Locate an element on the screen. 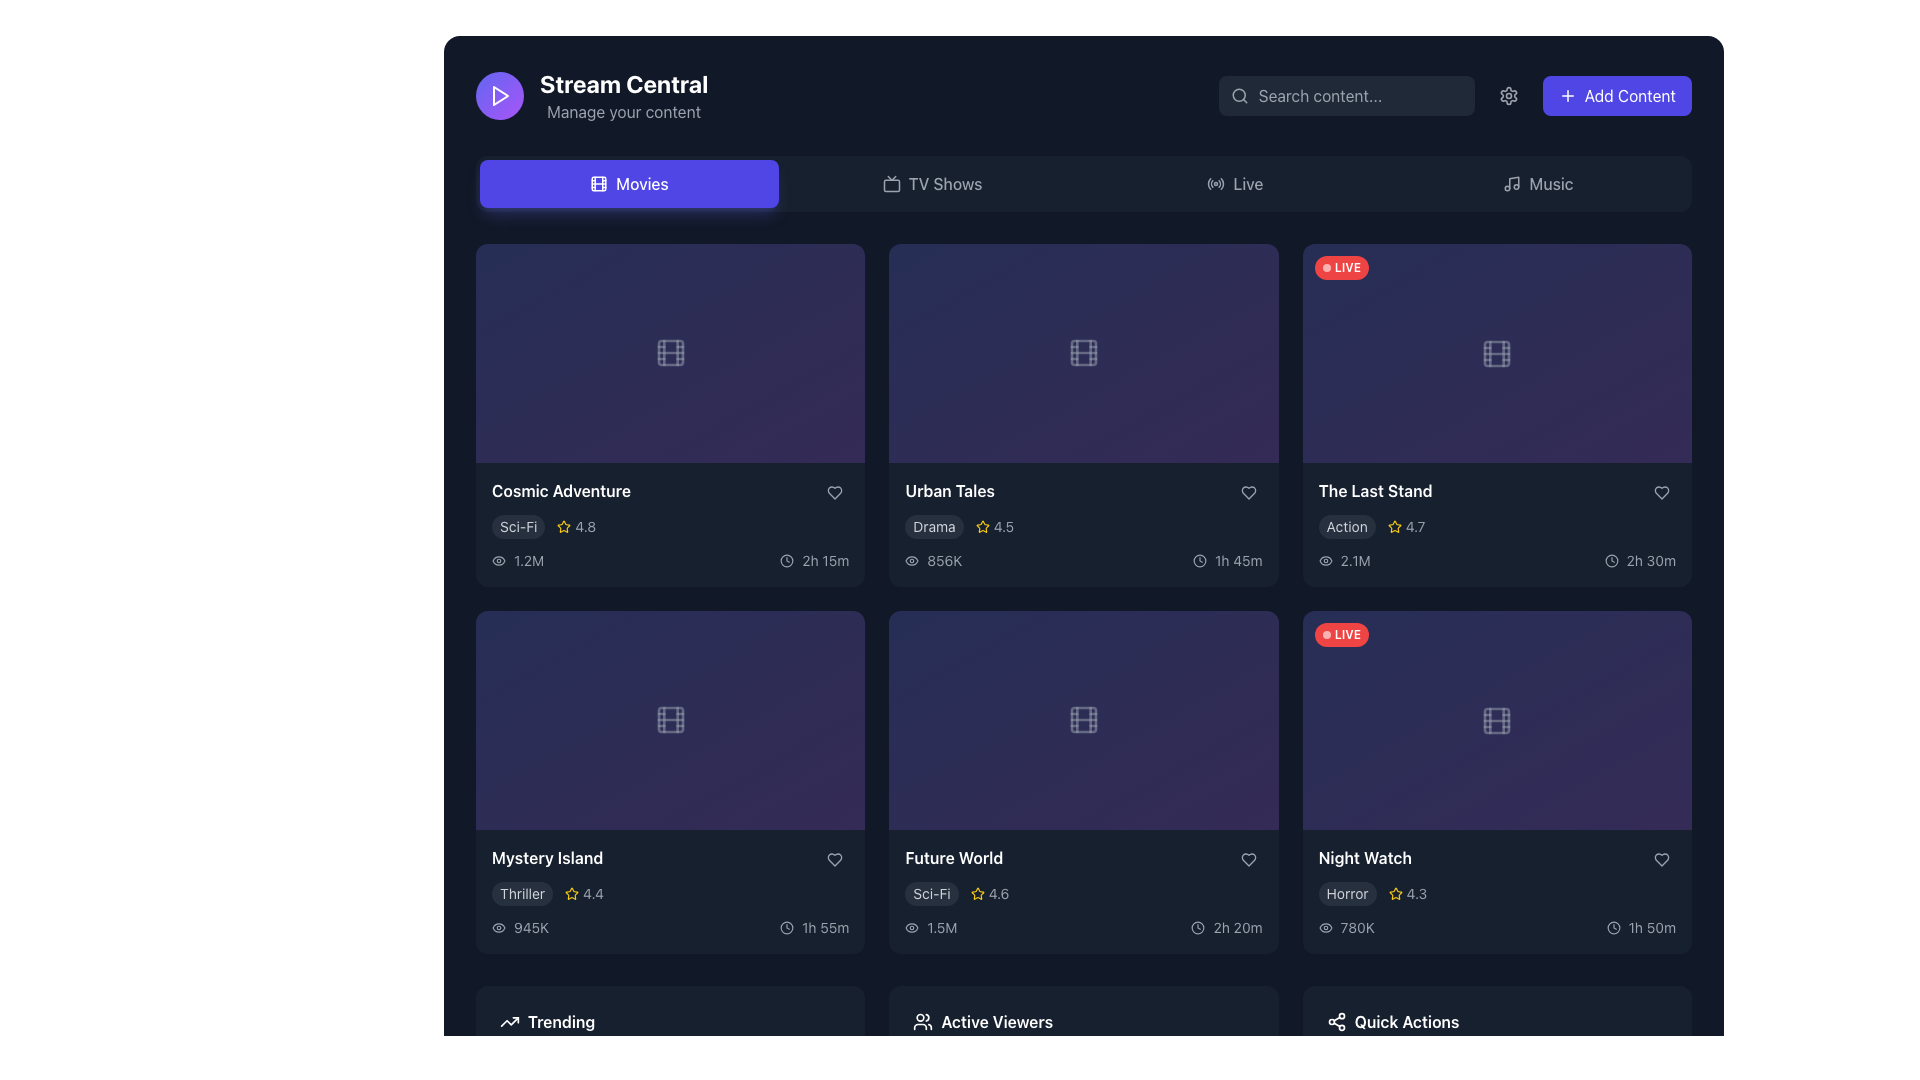 The height and width of the screenshot is (1080, 1920). the red, rounded rectangular badge with the text 'LIVE' in white, bold, small-cap font, located in the top-left corner of the video thumbnail frame for the 'Night Watch' title is located at coordinates (1341, 635).